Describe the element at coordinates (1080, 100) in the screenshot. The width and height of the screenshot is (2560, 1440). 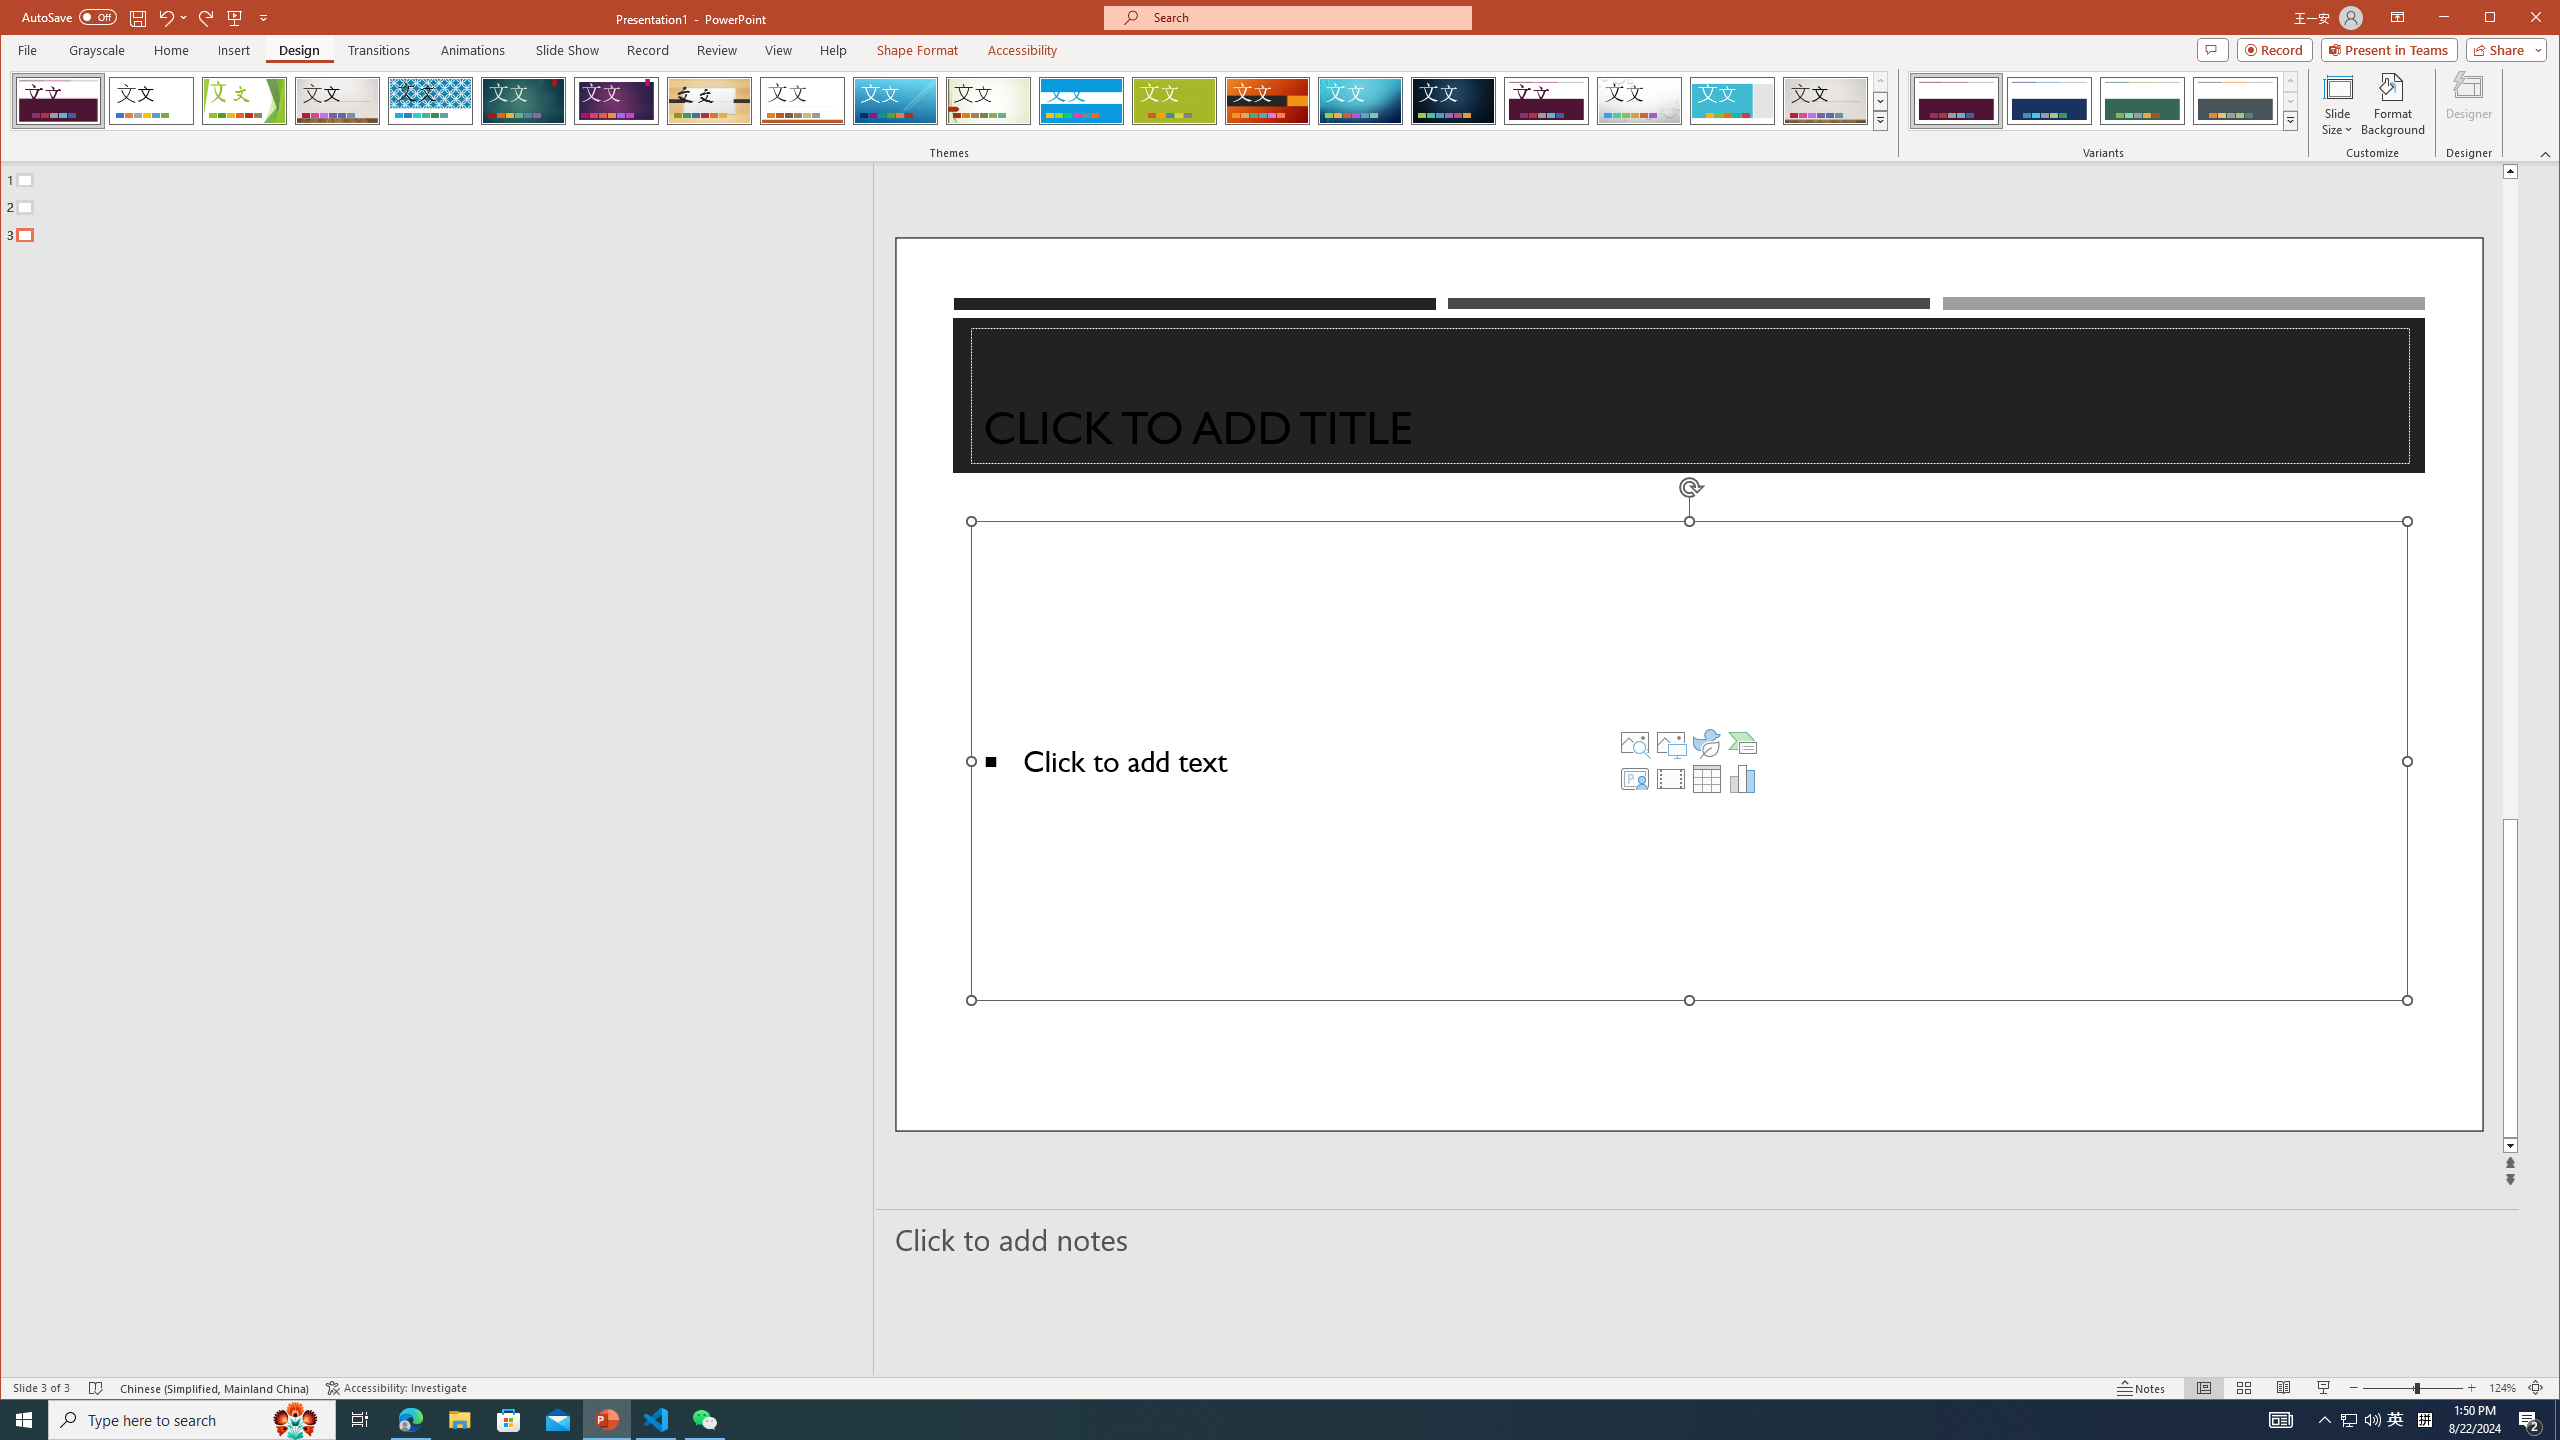
I see `'Banded'` at that location.